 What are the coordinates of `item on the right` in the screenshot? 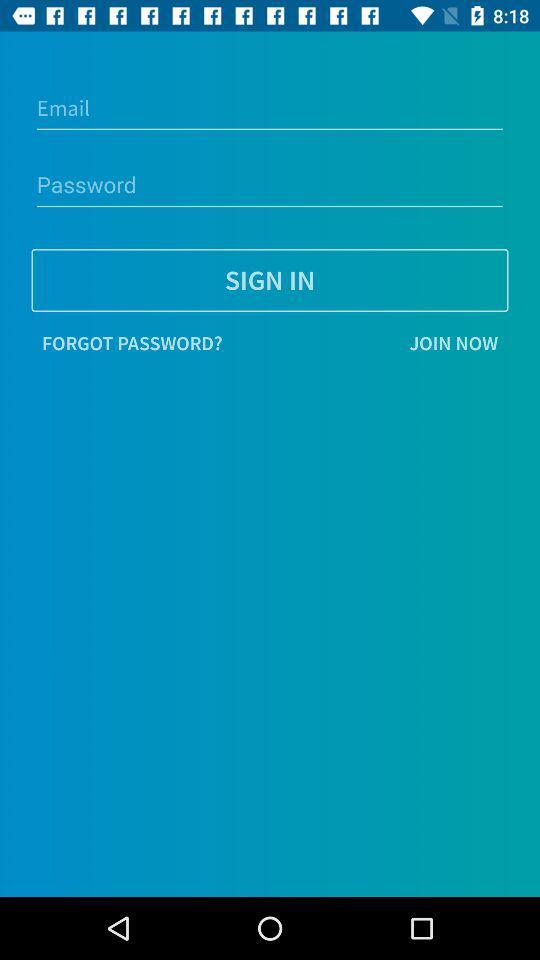 It's located at (369, 343).